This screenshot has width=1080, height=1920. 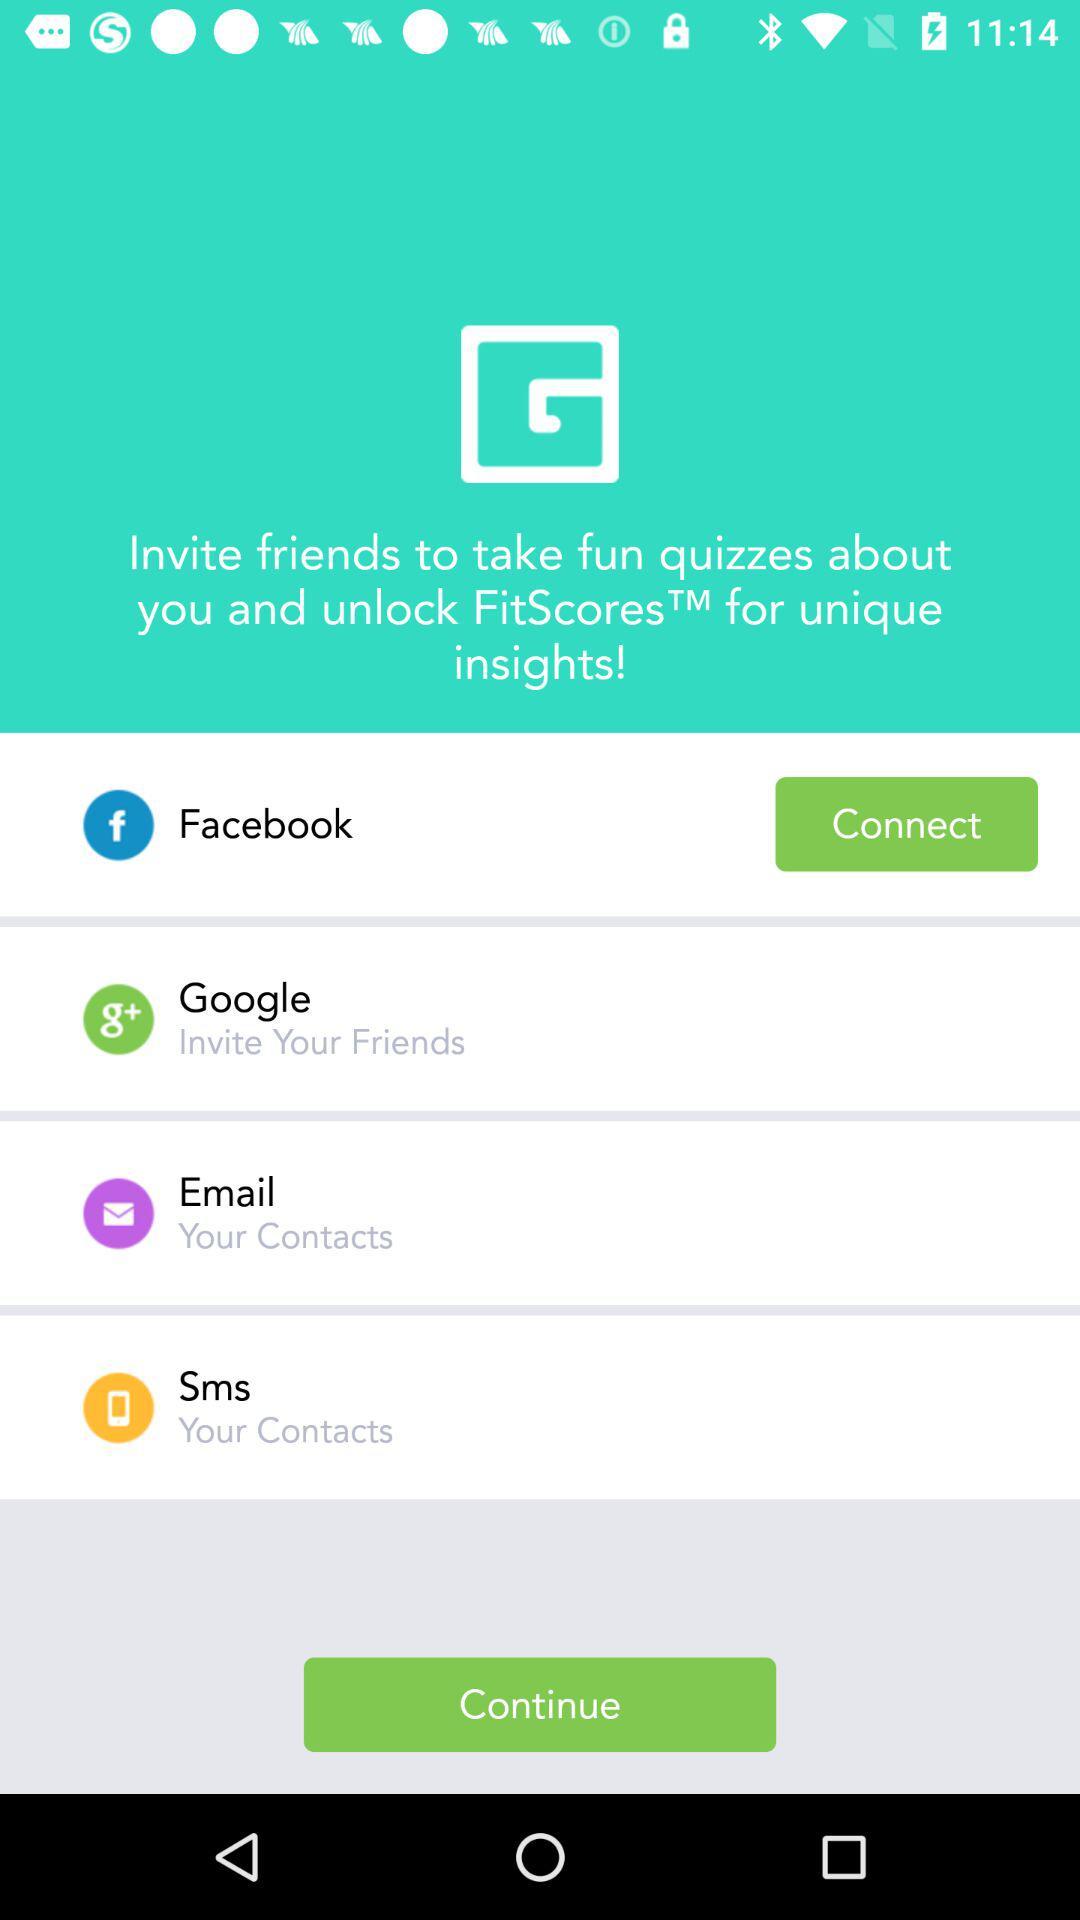 What do you see at coordinates (906, 824) in the screenshot?
I see `the connect on the right` at bounding box center [906, 824].